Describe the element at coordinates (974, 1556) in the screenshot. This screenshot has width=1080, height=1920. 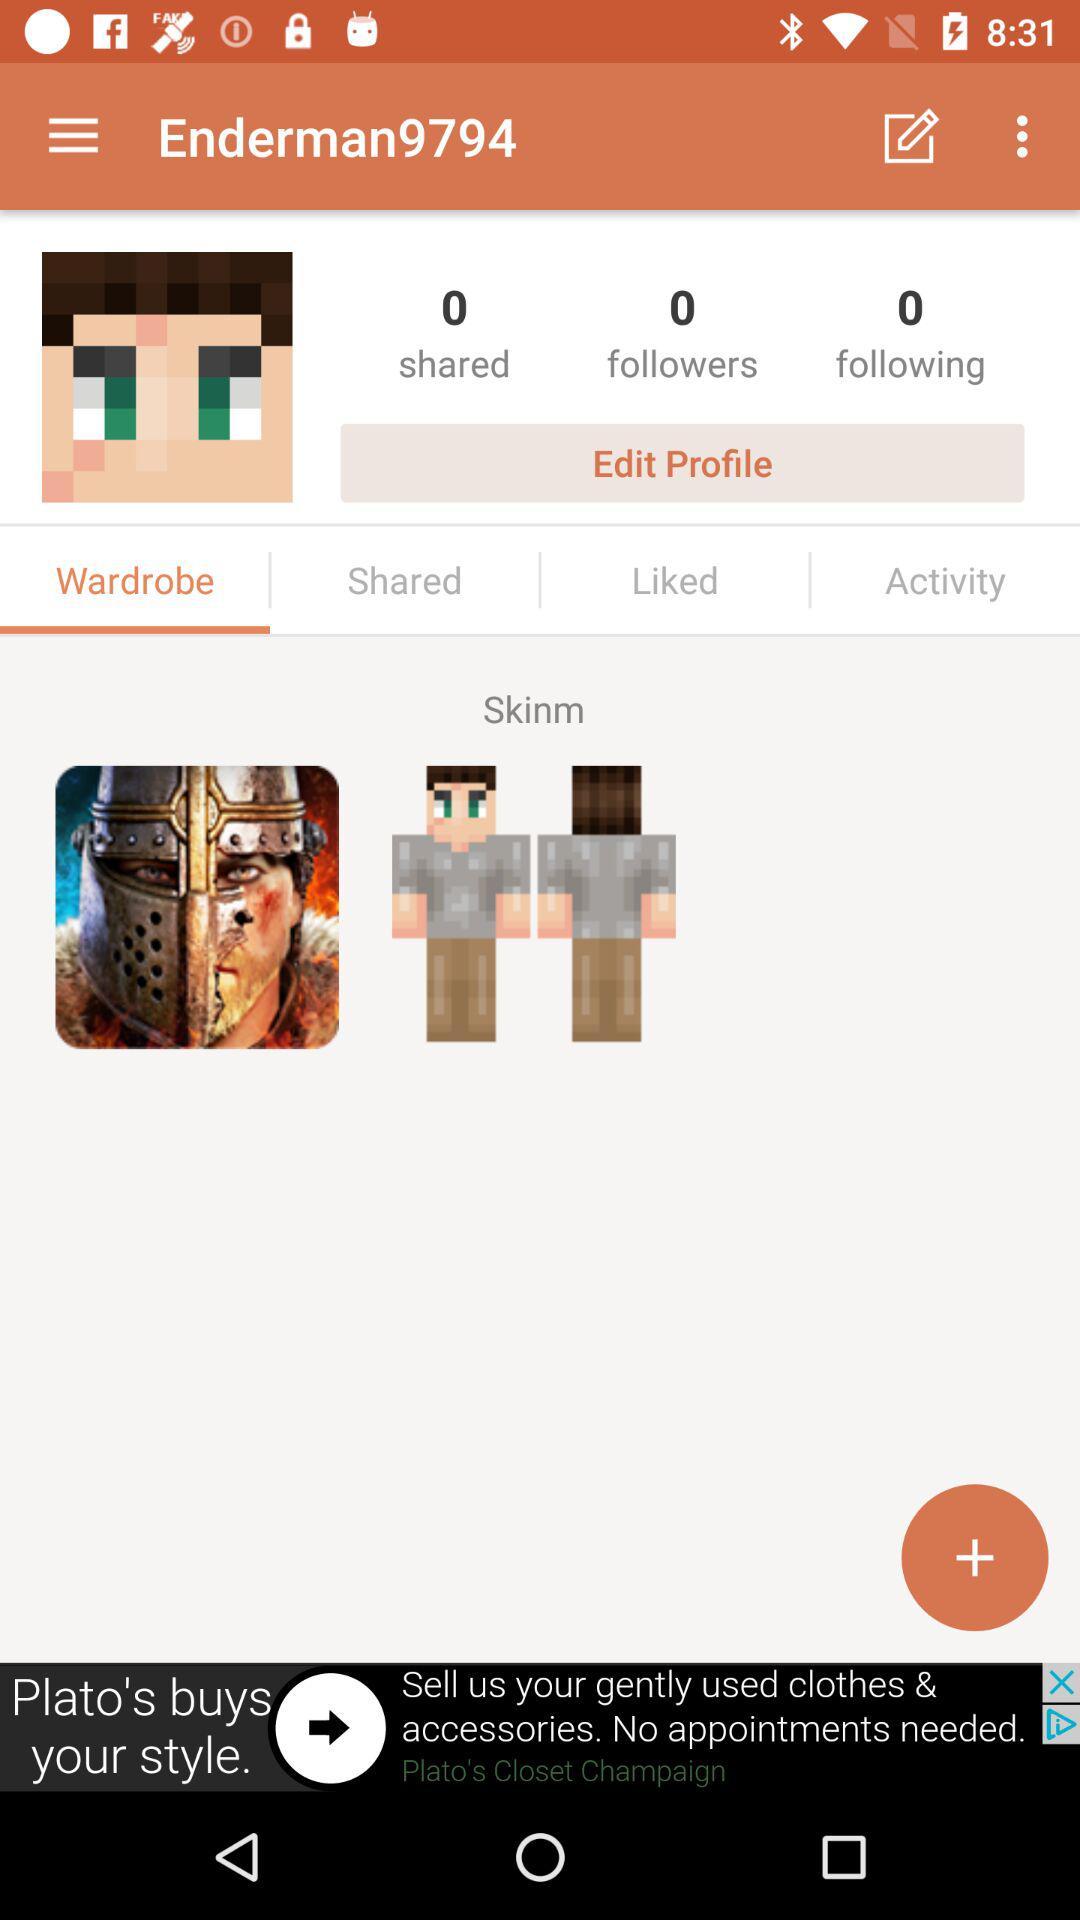
I see `the add icon` at that location.